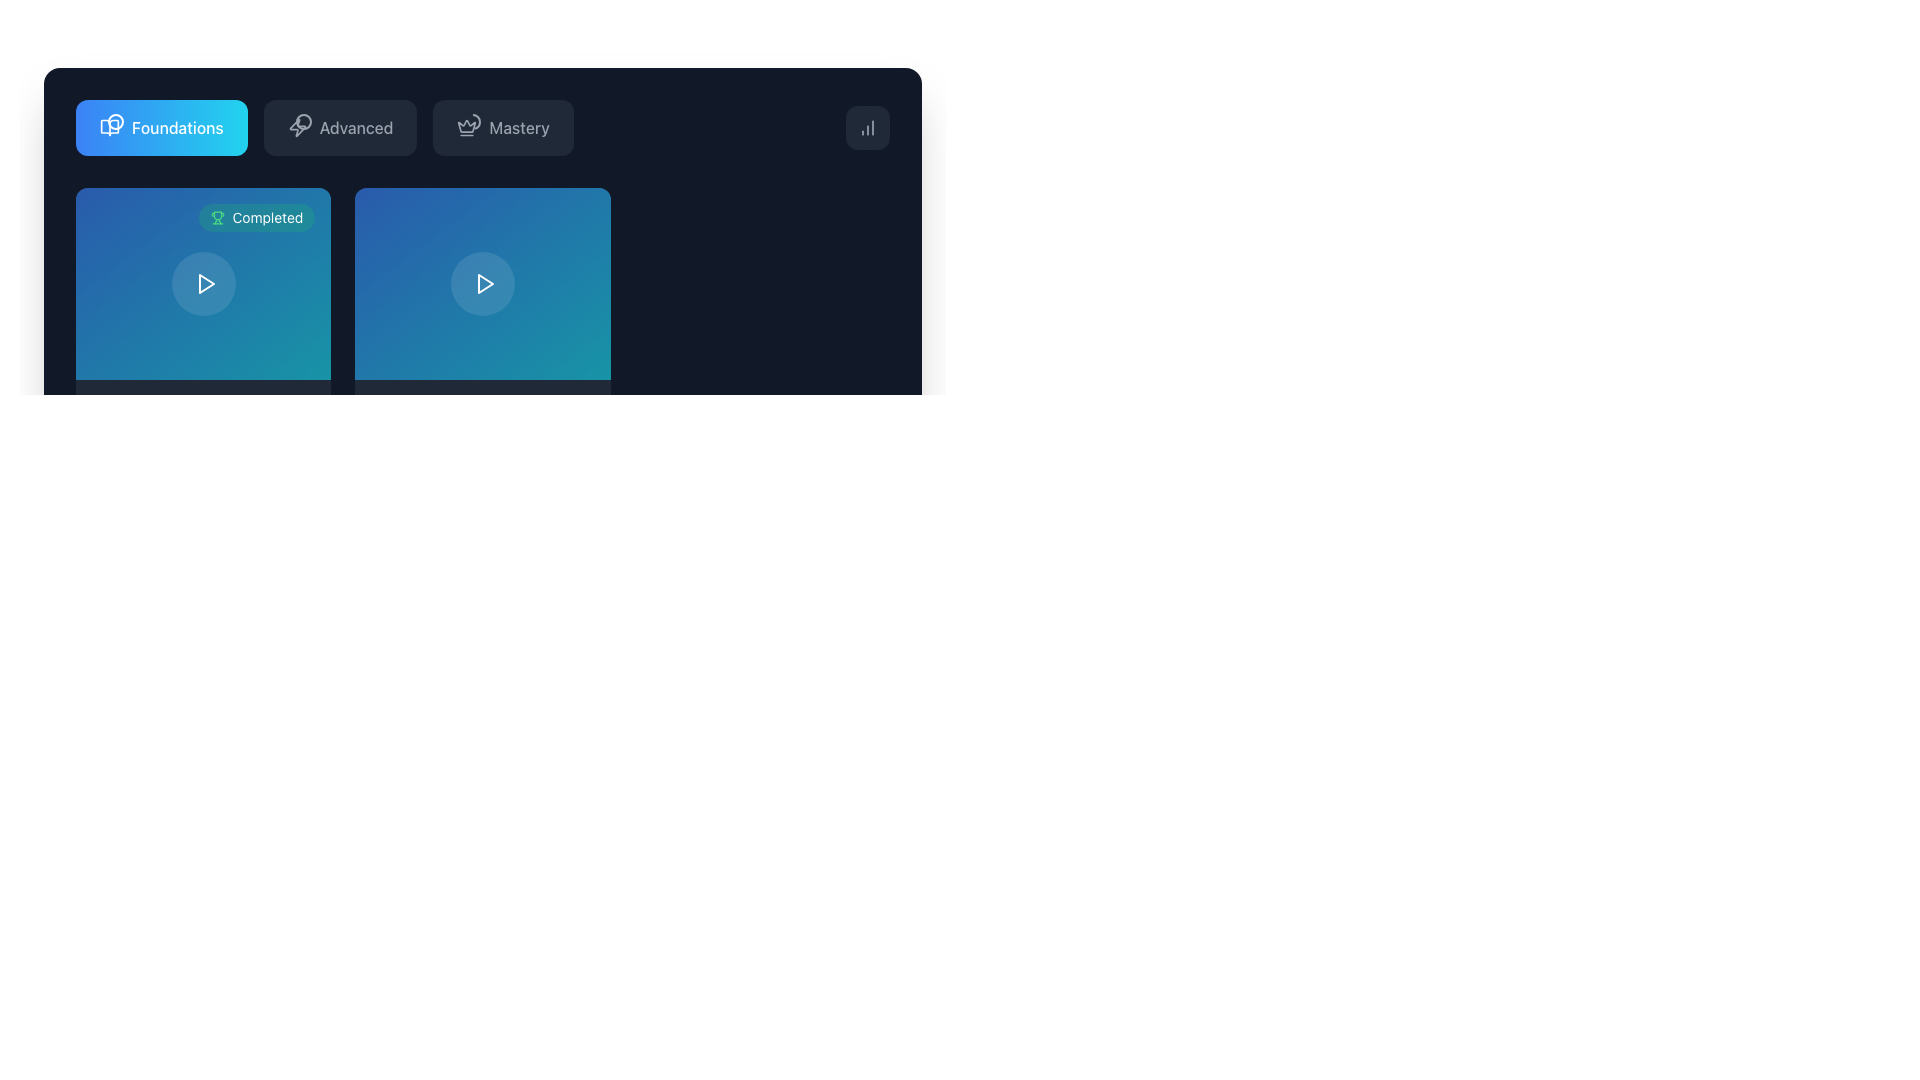  What do you see at coordinates (356, 127) in the screenshot?
I see `the 'Advanced' category label` at bounding box center [356, 127].